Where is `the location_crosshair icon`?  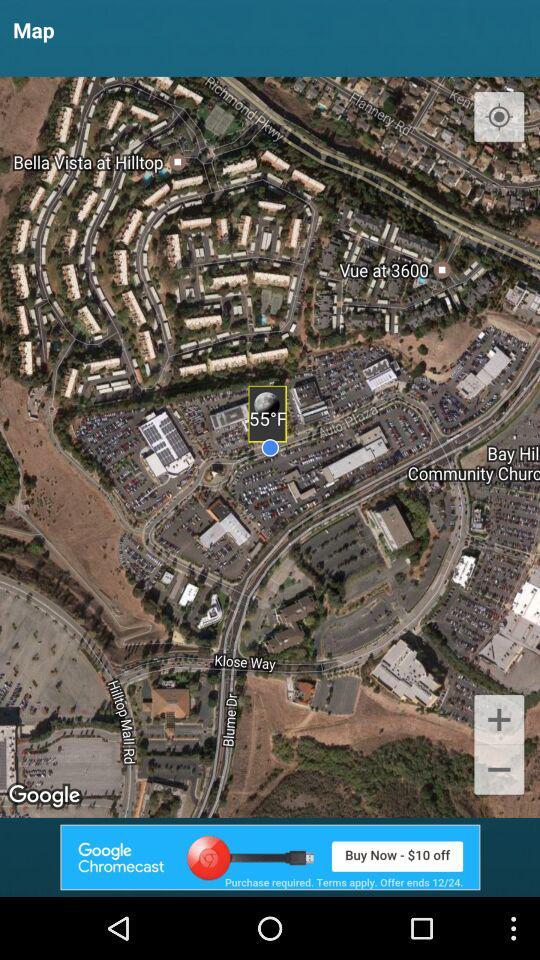 the location_crosshair icon is located at coordinates (498, 124).